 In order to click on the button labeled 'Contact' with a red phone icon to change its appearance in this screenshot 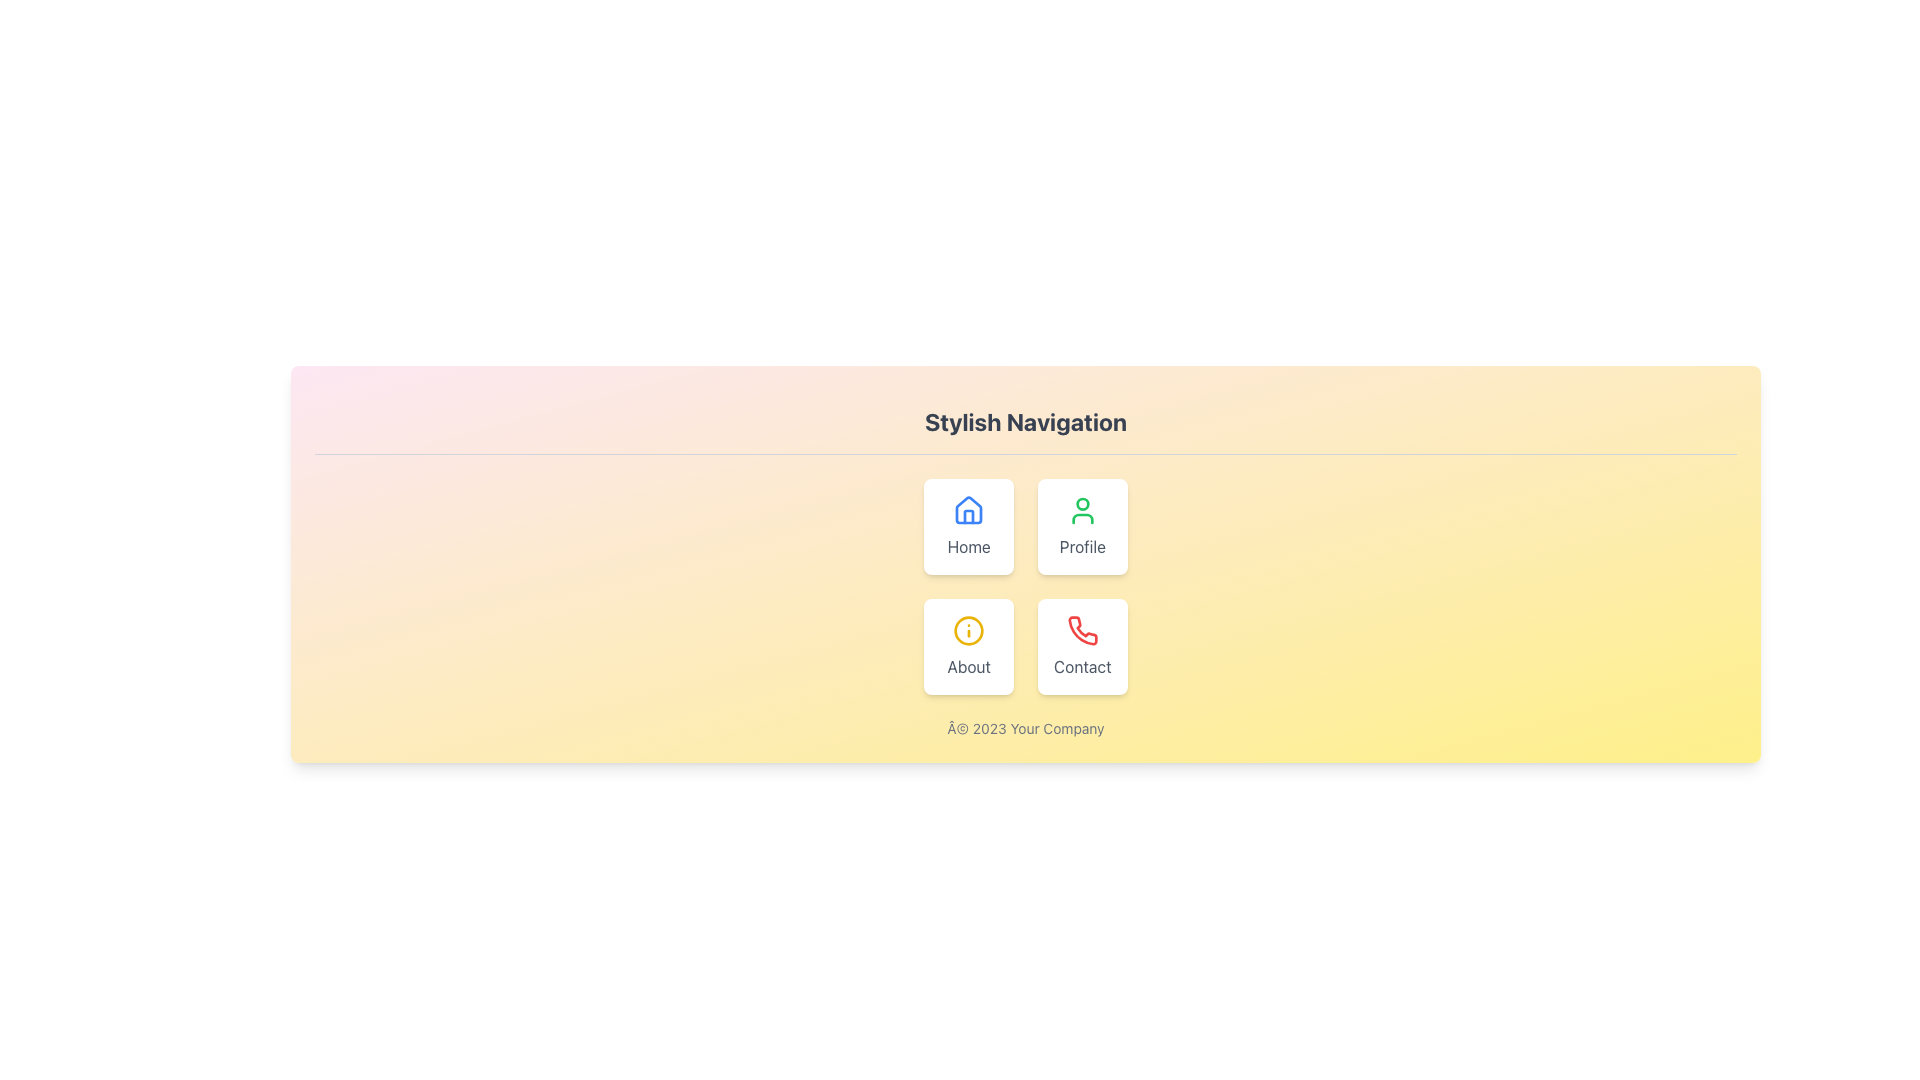, I will do `click(1081, 647)`.